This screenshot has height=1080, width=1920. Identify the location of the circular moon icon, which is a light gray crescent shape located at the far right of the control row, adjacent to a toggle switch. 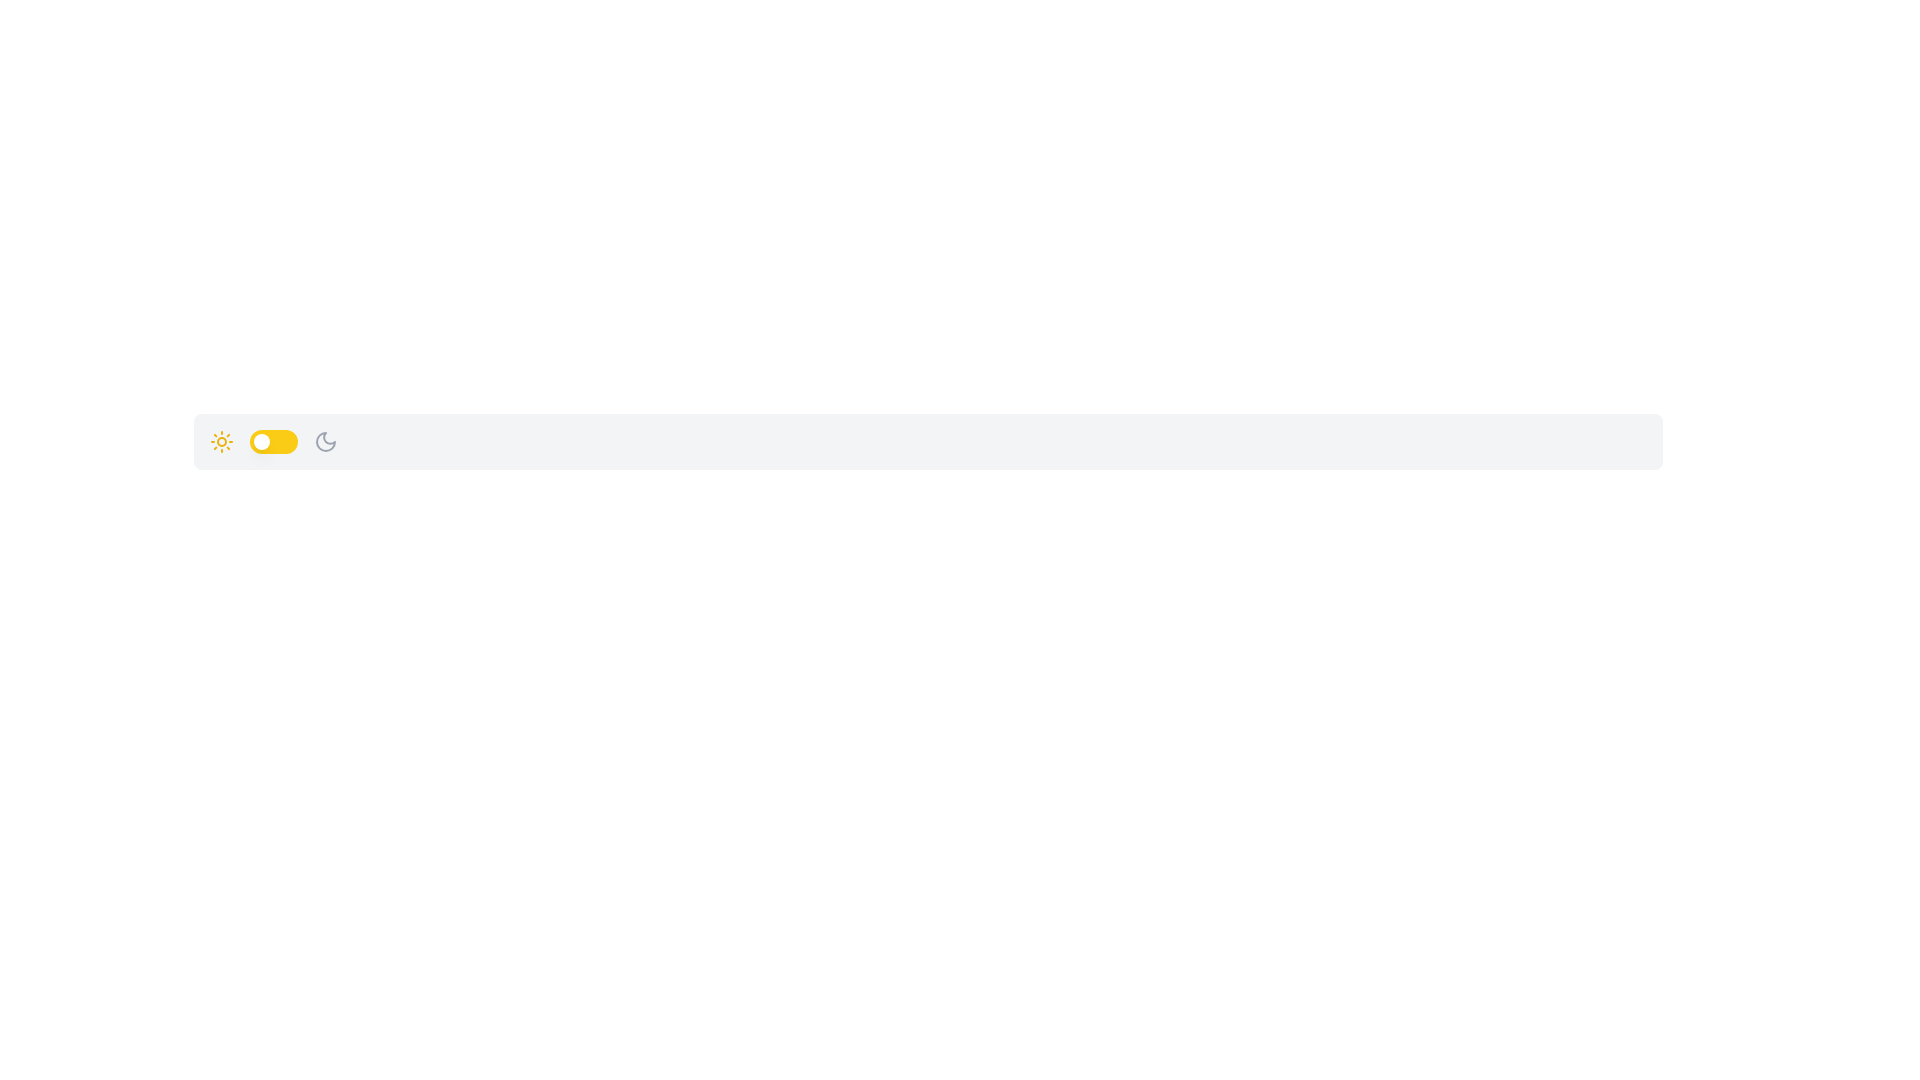
(326, 441).